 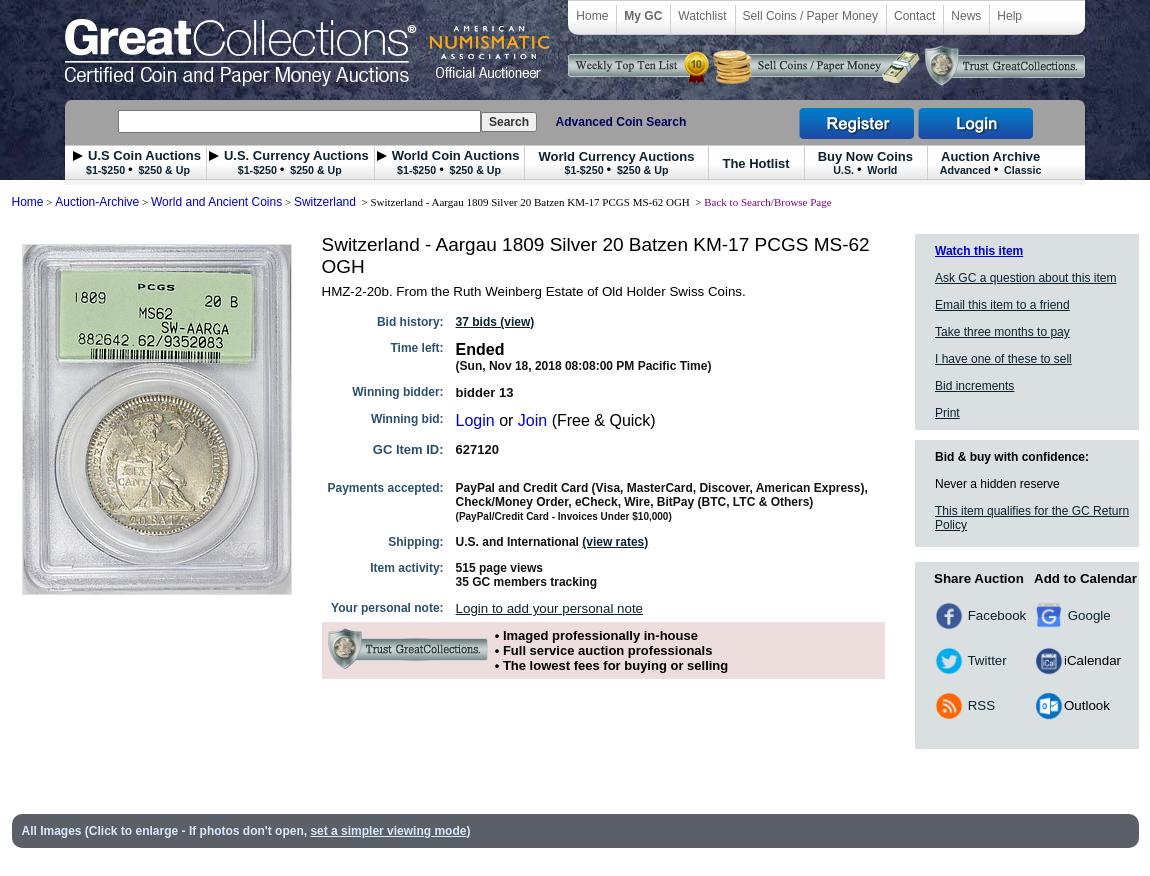 What do you see at coordinates (397, 392) in the screenshot?
I see `'Winning bidder:'` at bounding box center [397, 392].